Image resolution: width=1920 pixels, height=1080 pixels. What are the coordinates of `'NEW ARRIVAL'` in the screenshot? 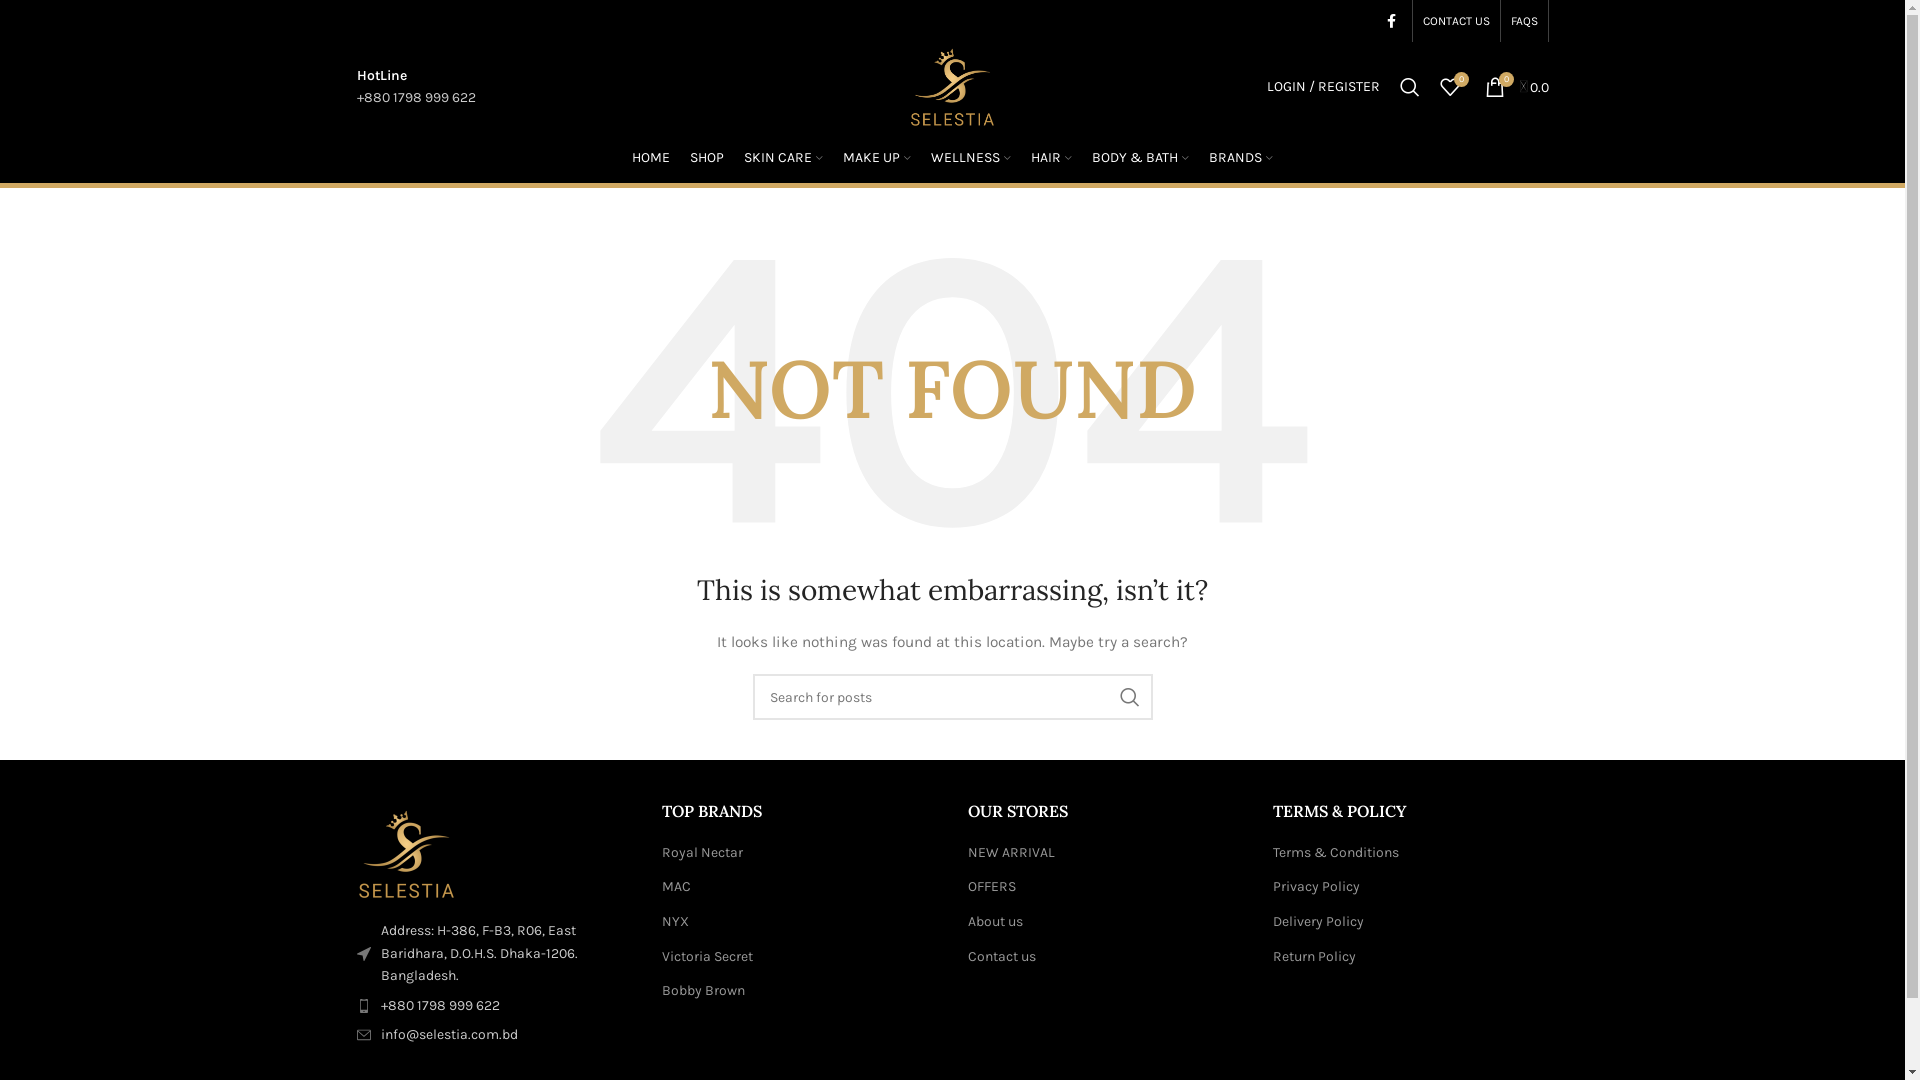 It's located at (1012, 852).